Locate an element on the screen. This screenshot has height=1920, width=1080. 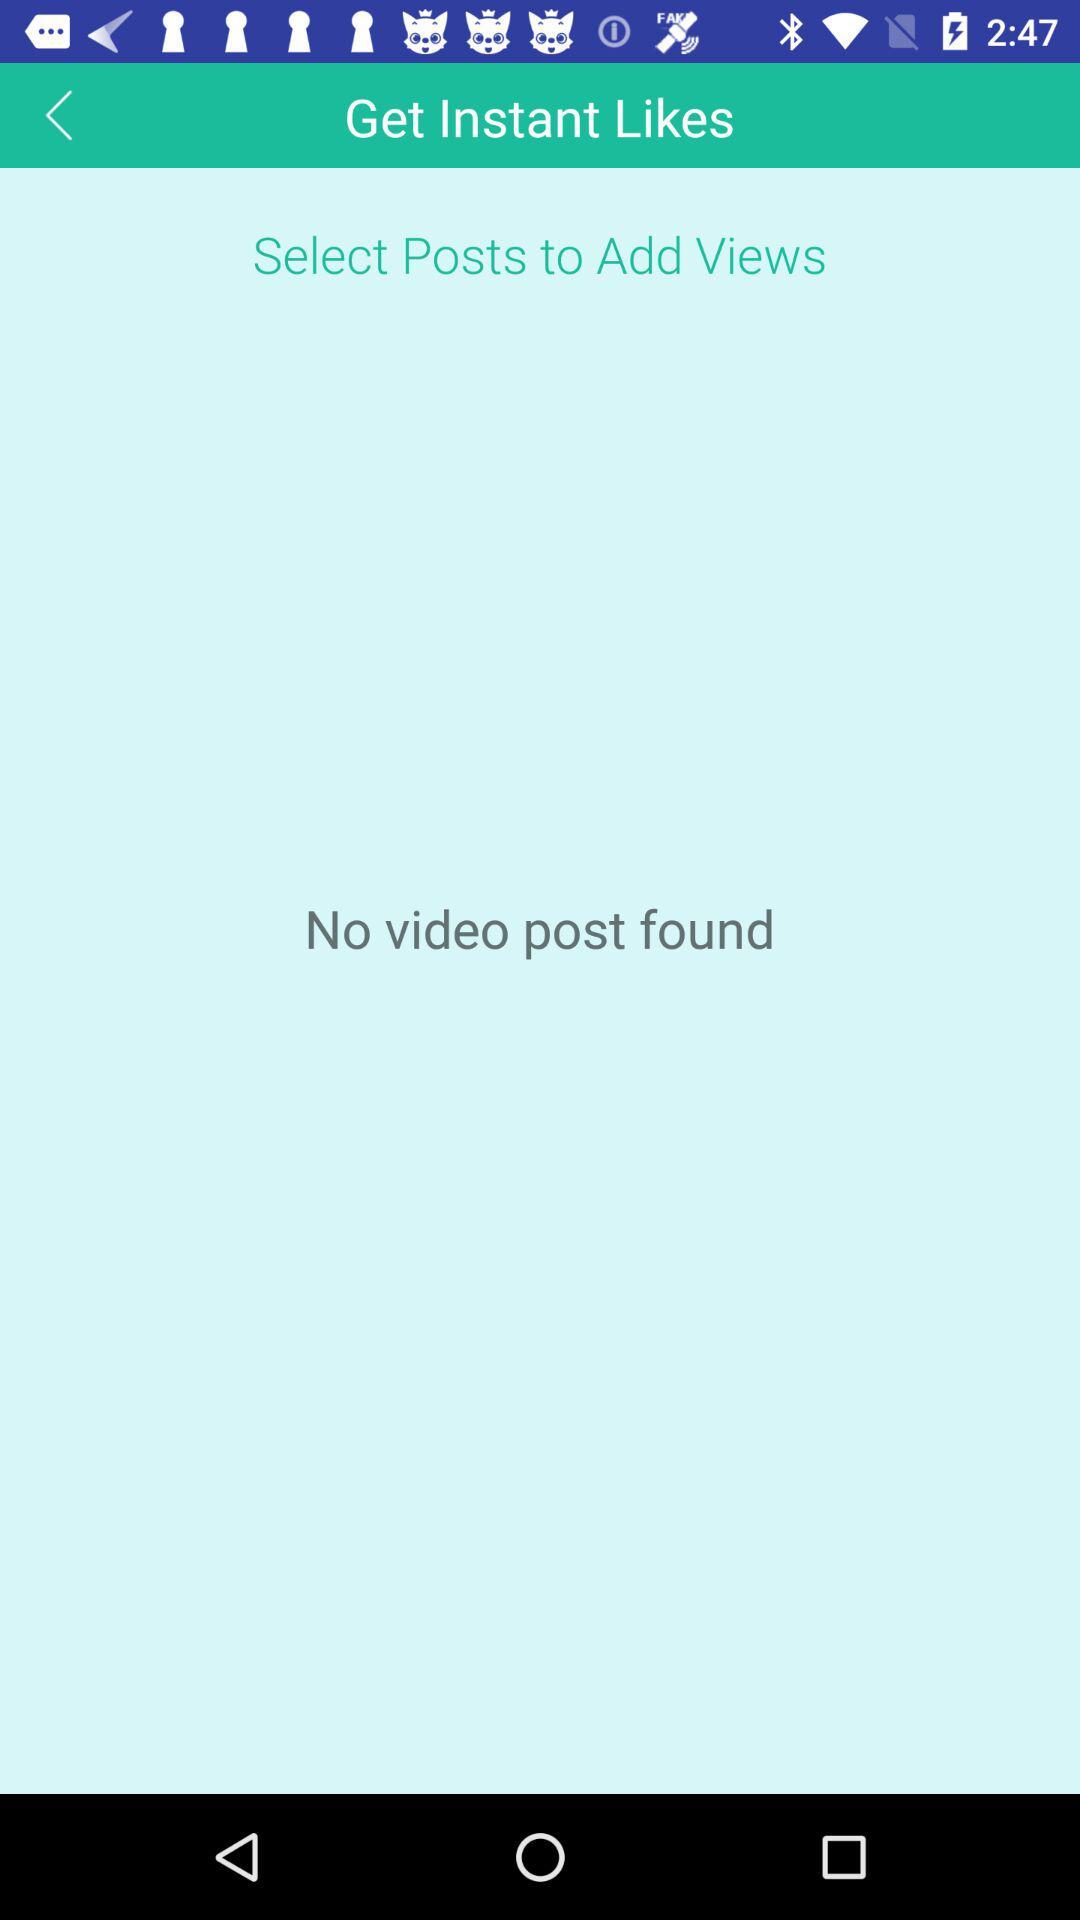
the icon at the top left corner is located at coordinates (58, 114).